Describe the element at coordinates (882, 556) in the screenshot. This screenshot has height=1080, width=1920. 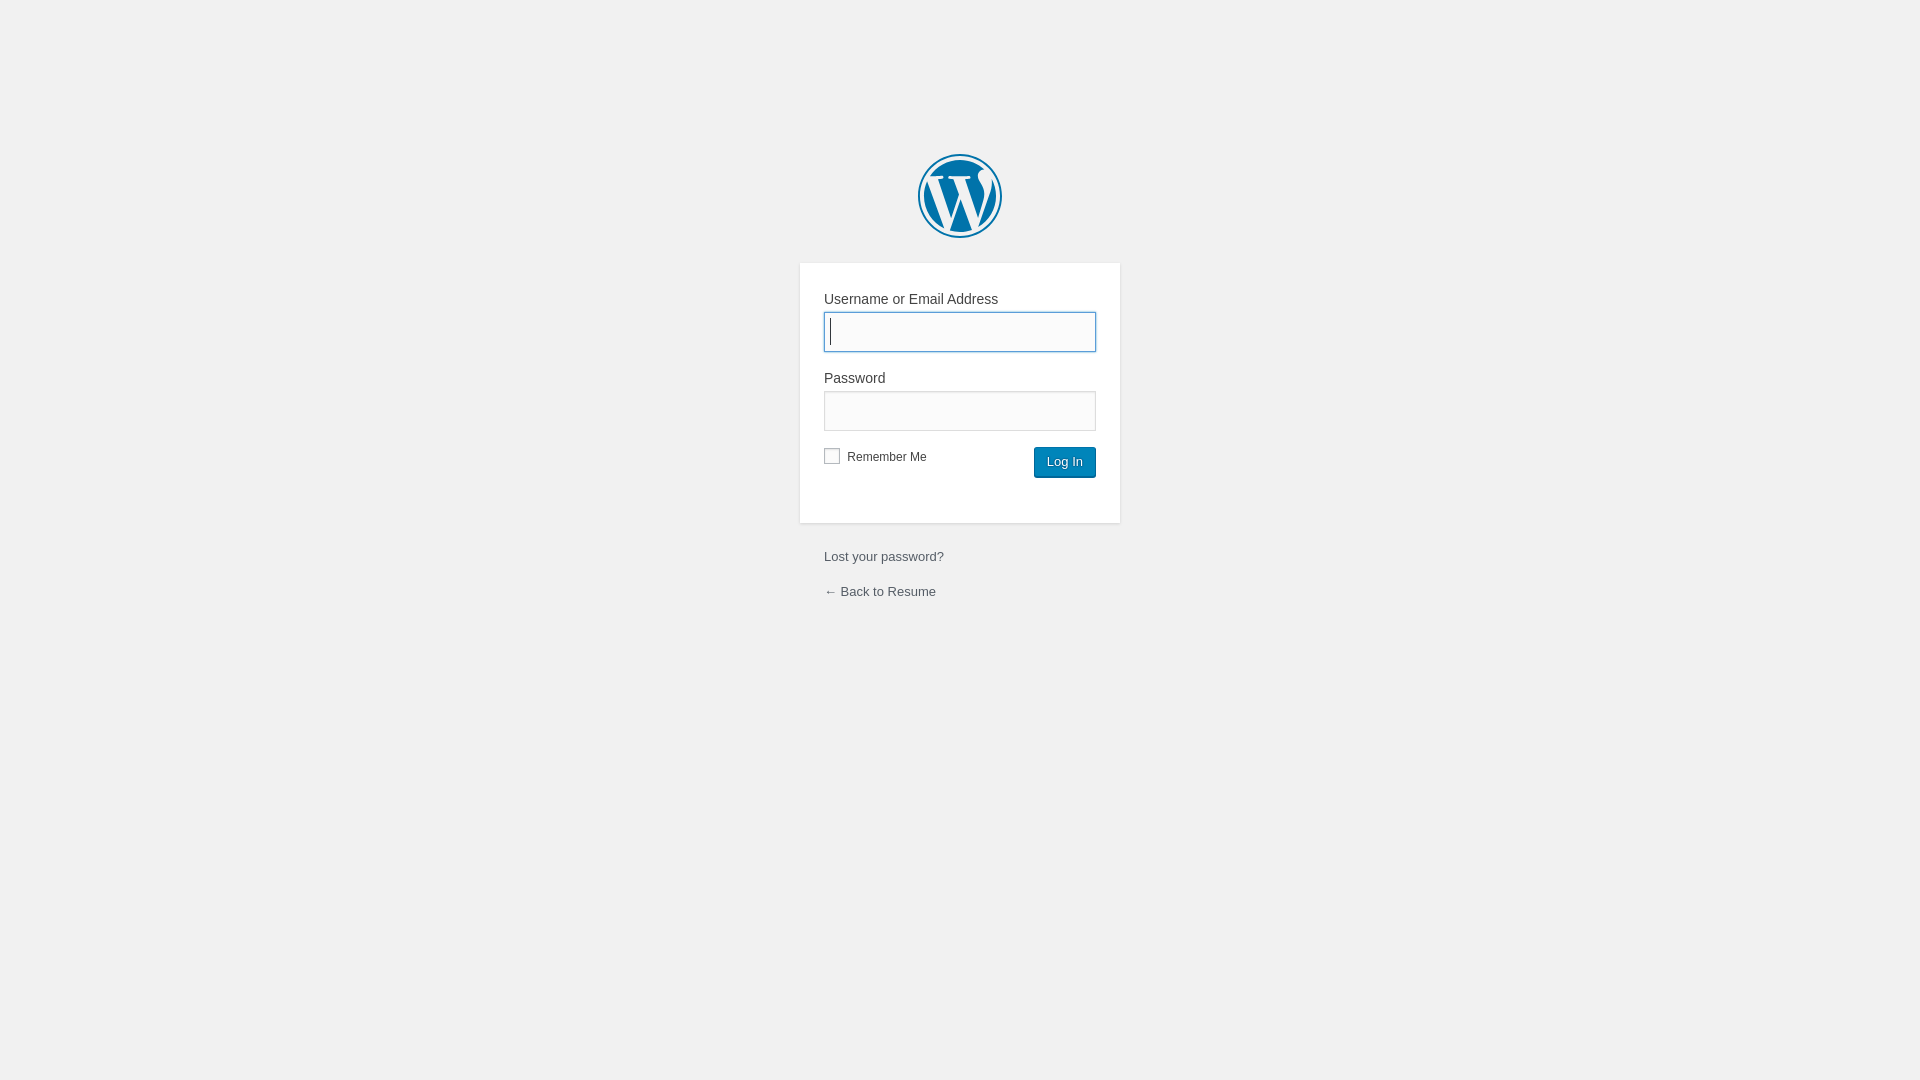
I see `'Lost your password?'` at that location.